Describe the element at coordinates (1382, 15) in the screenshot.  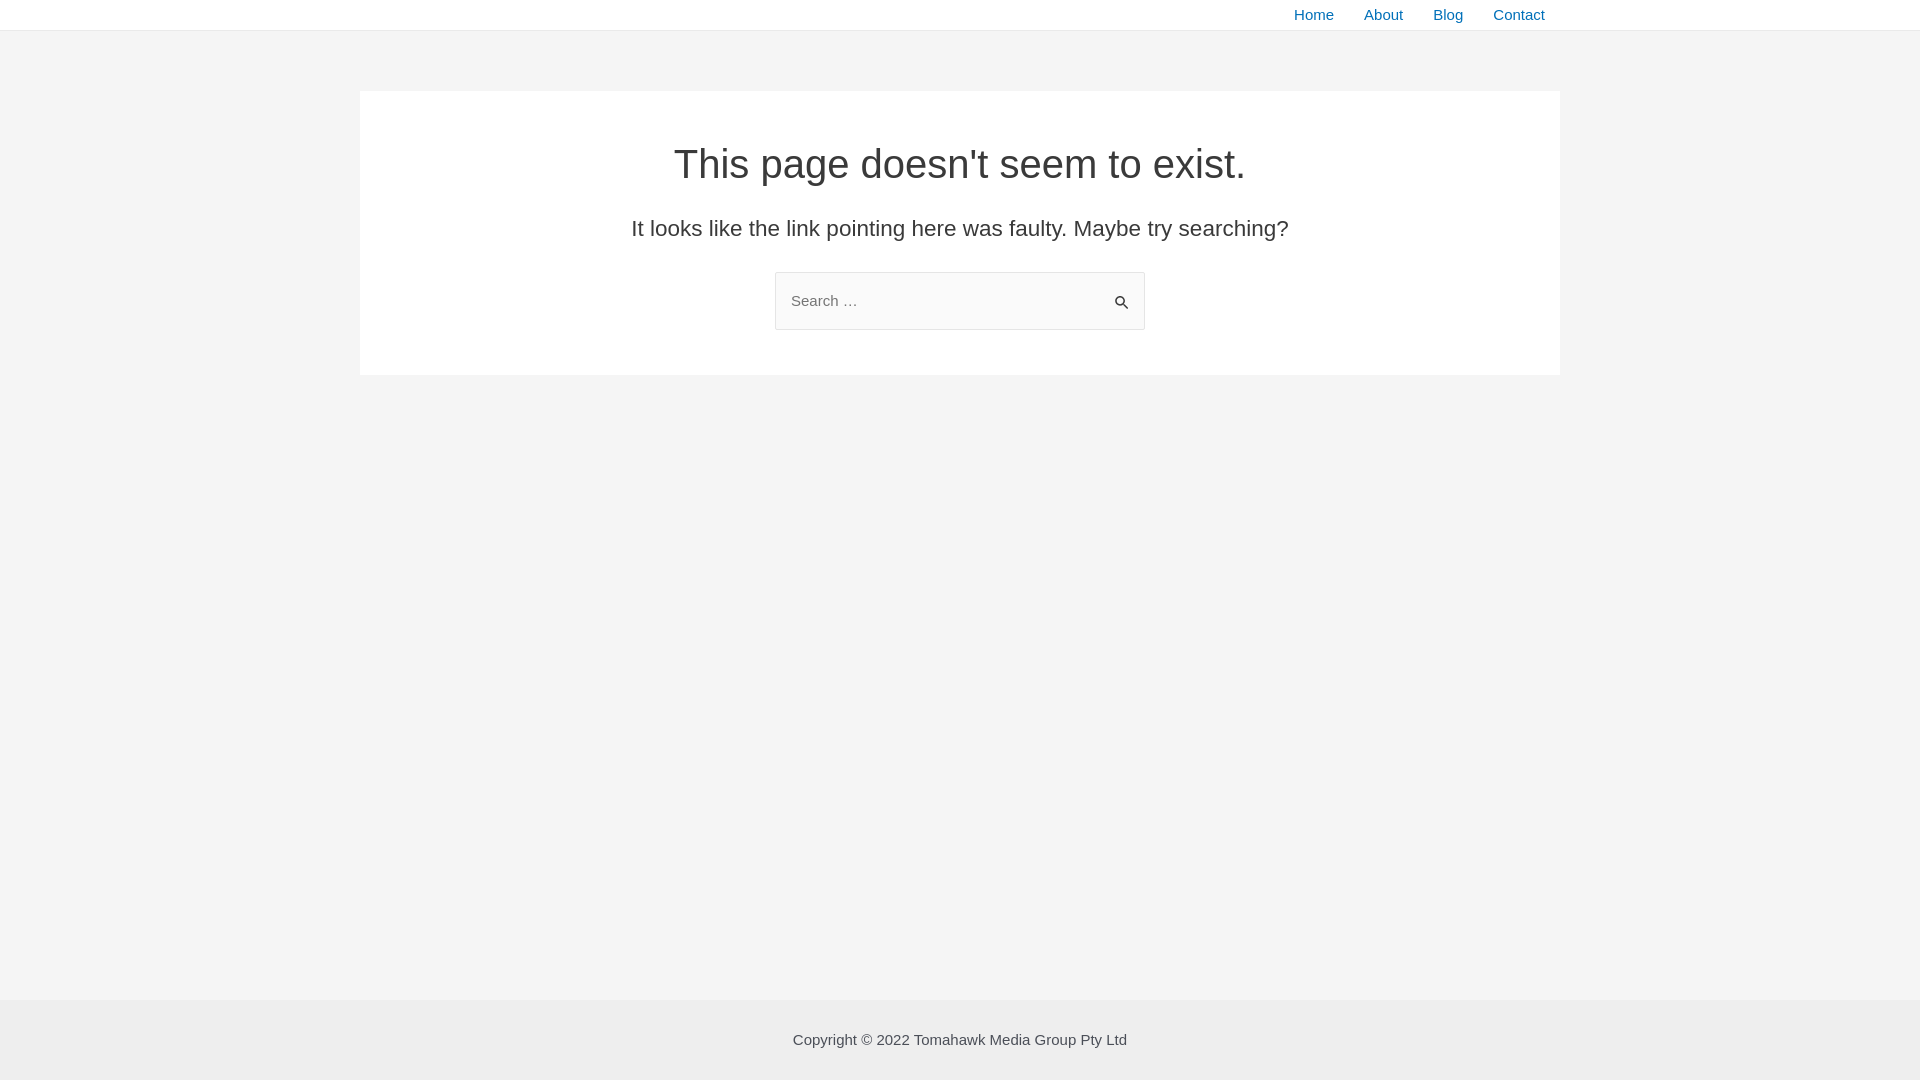
I see `'About'` at that location.